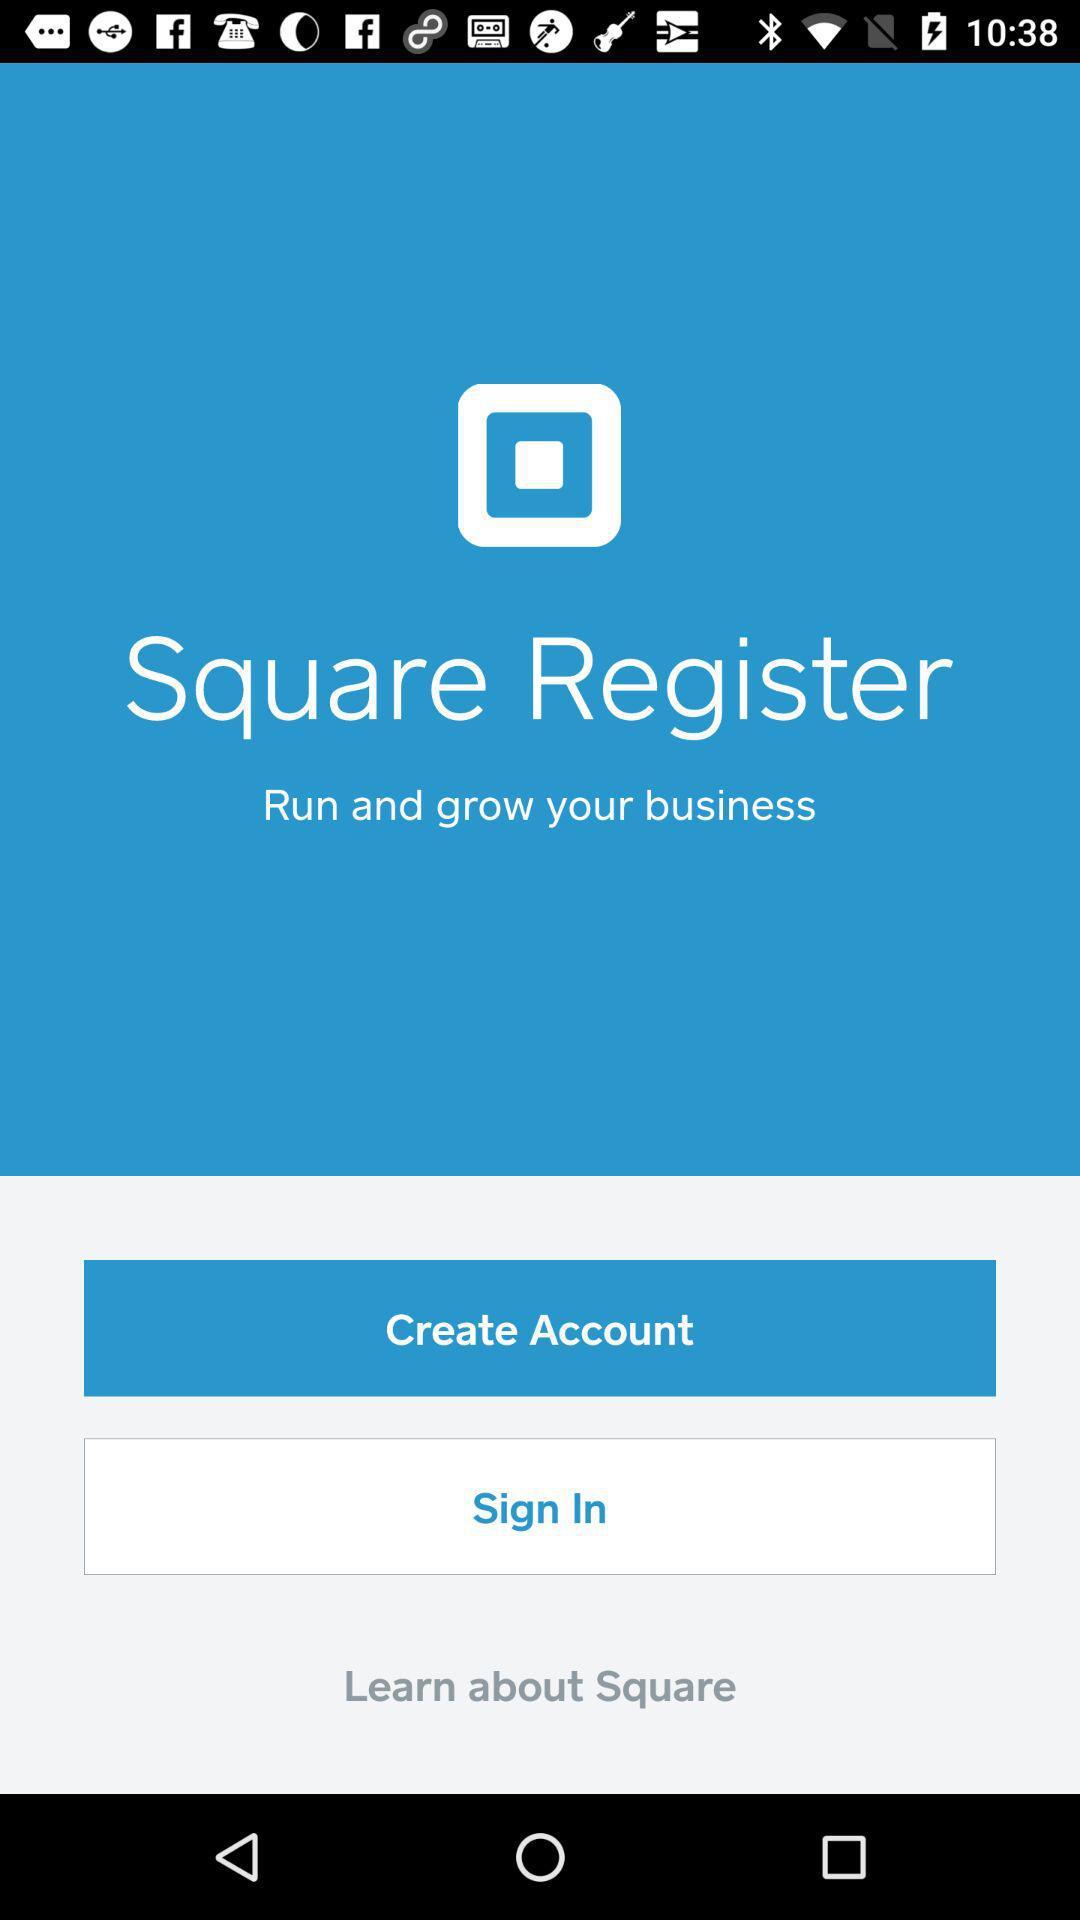  Describe the element at coordinates (540, 1506) in the screenshot. I see `the icon above learn about square` at that location.